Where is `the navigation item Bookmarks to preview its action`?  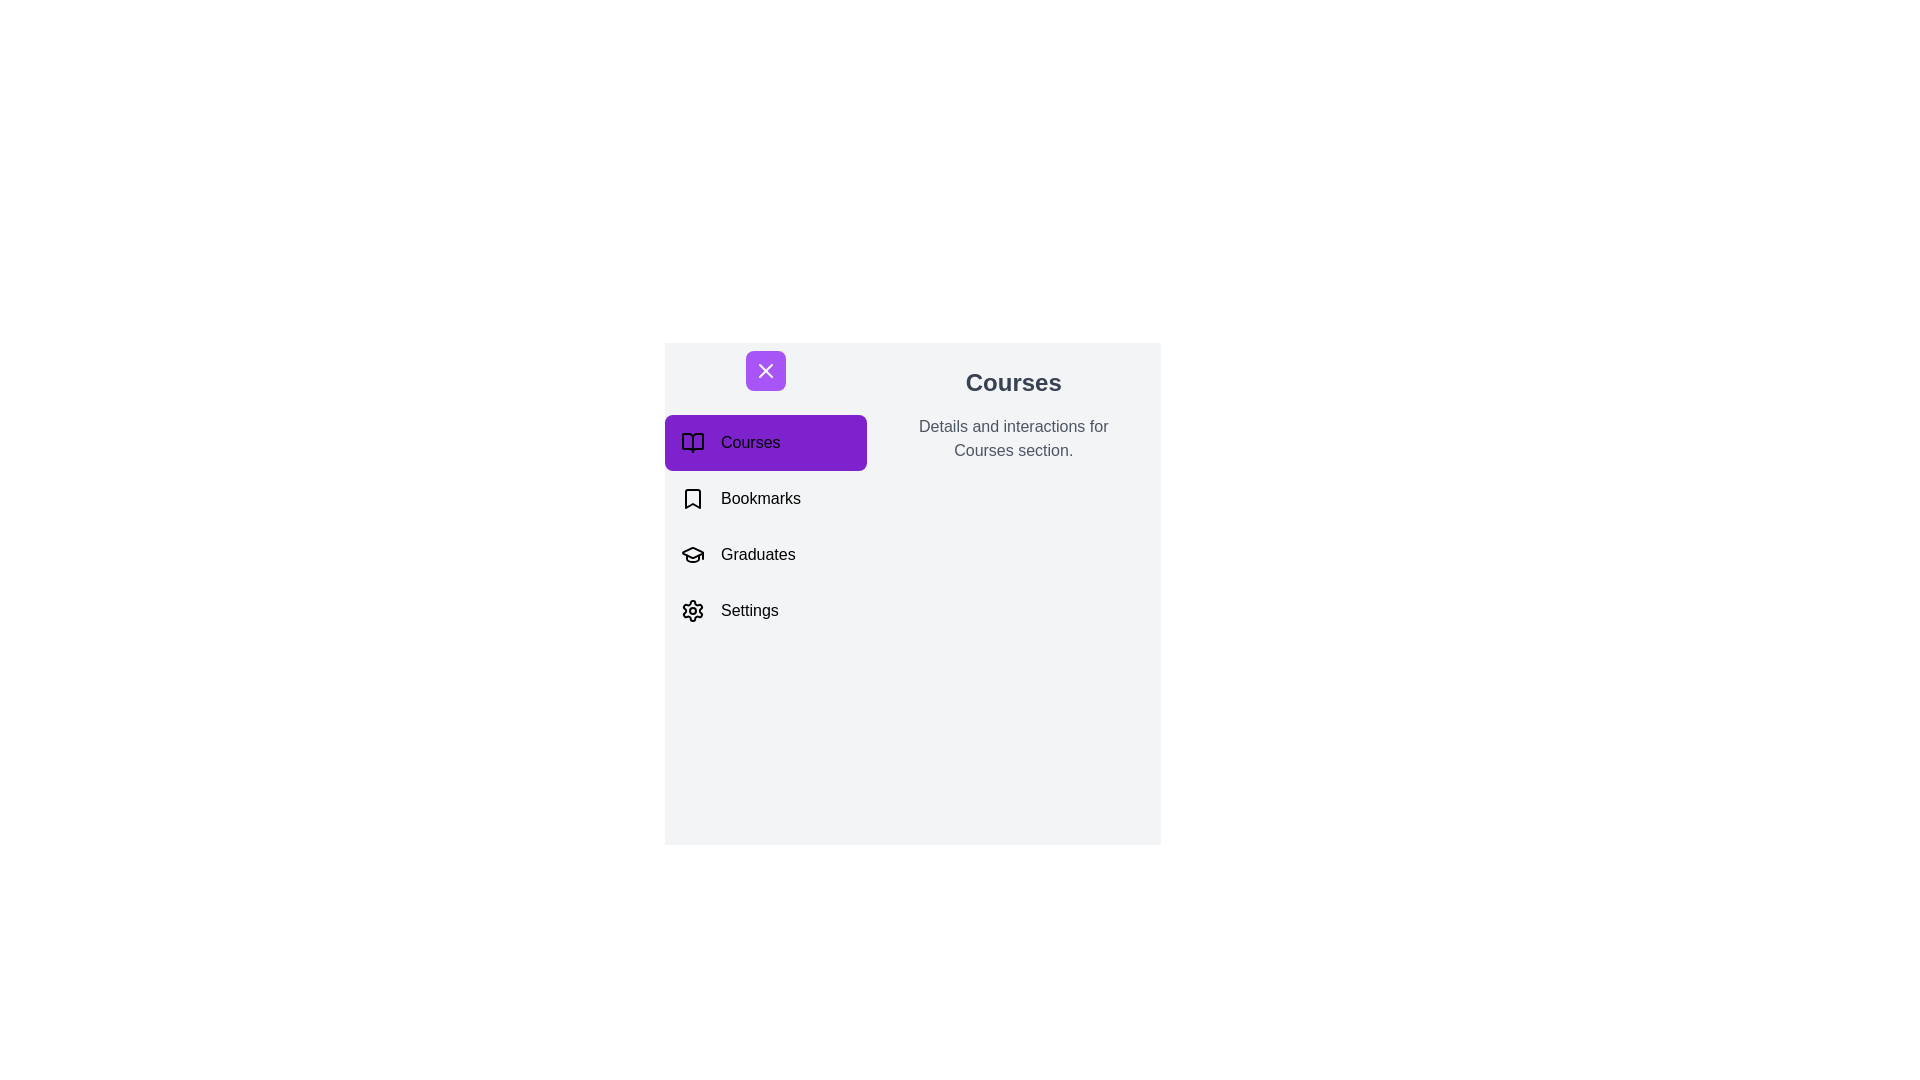
the navigation item Bookmarks to preview its action is located at coordinates (764, 497).